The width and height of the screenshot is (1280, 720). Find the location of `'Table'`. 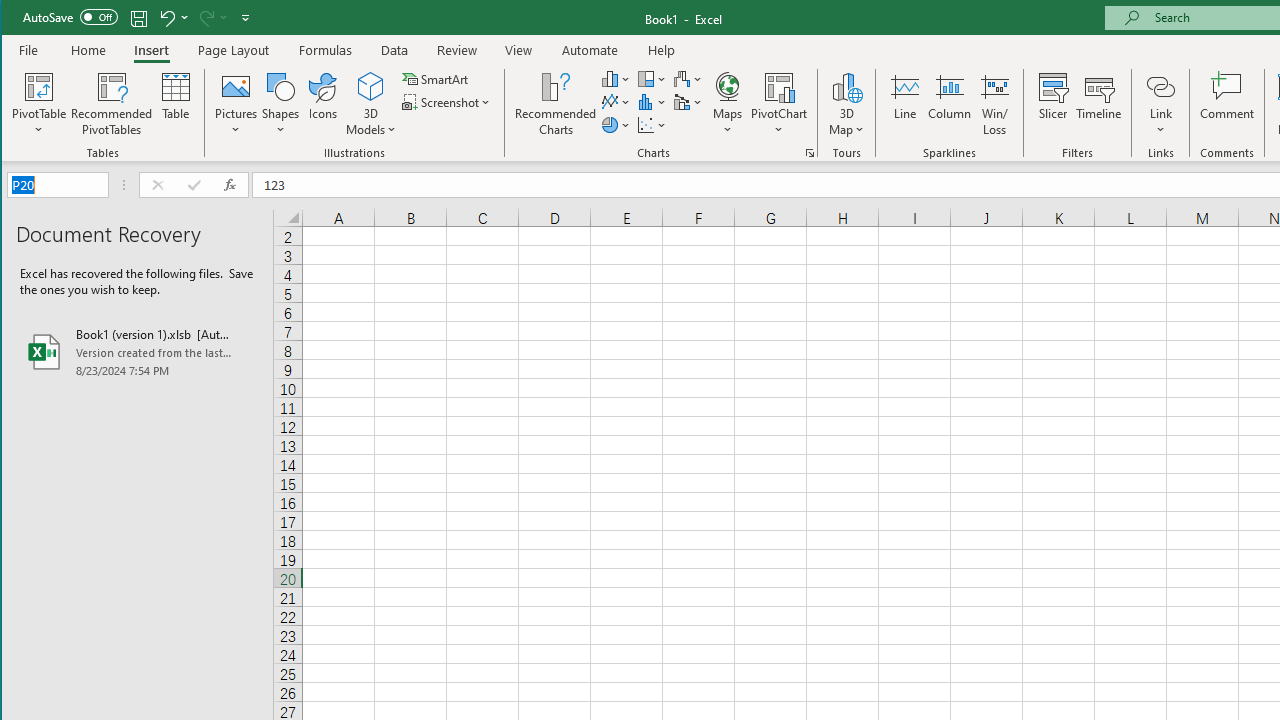

'Table' is located at coordinates (176, 104).